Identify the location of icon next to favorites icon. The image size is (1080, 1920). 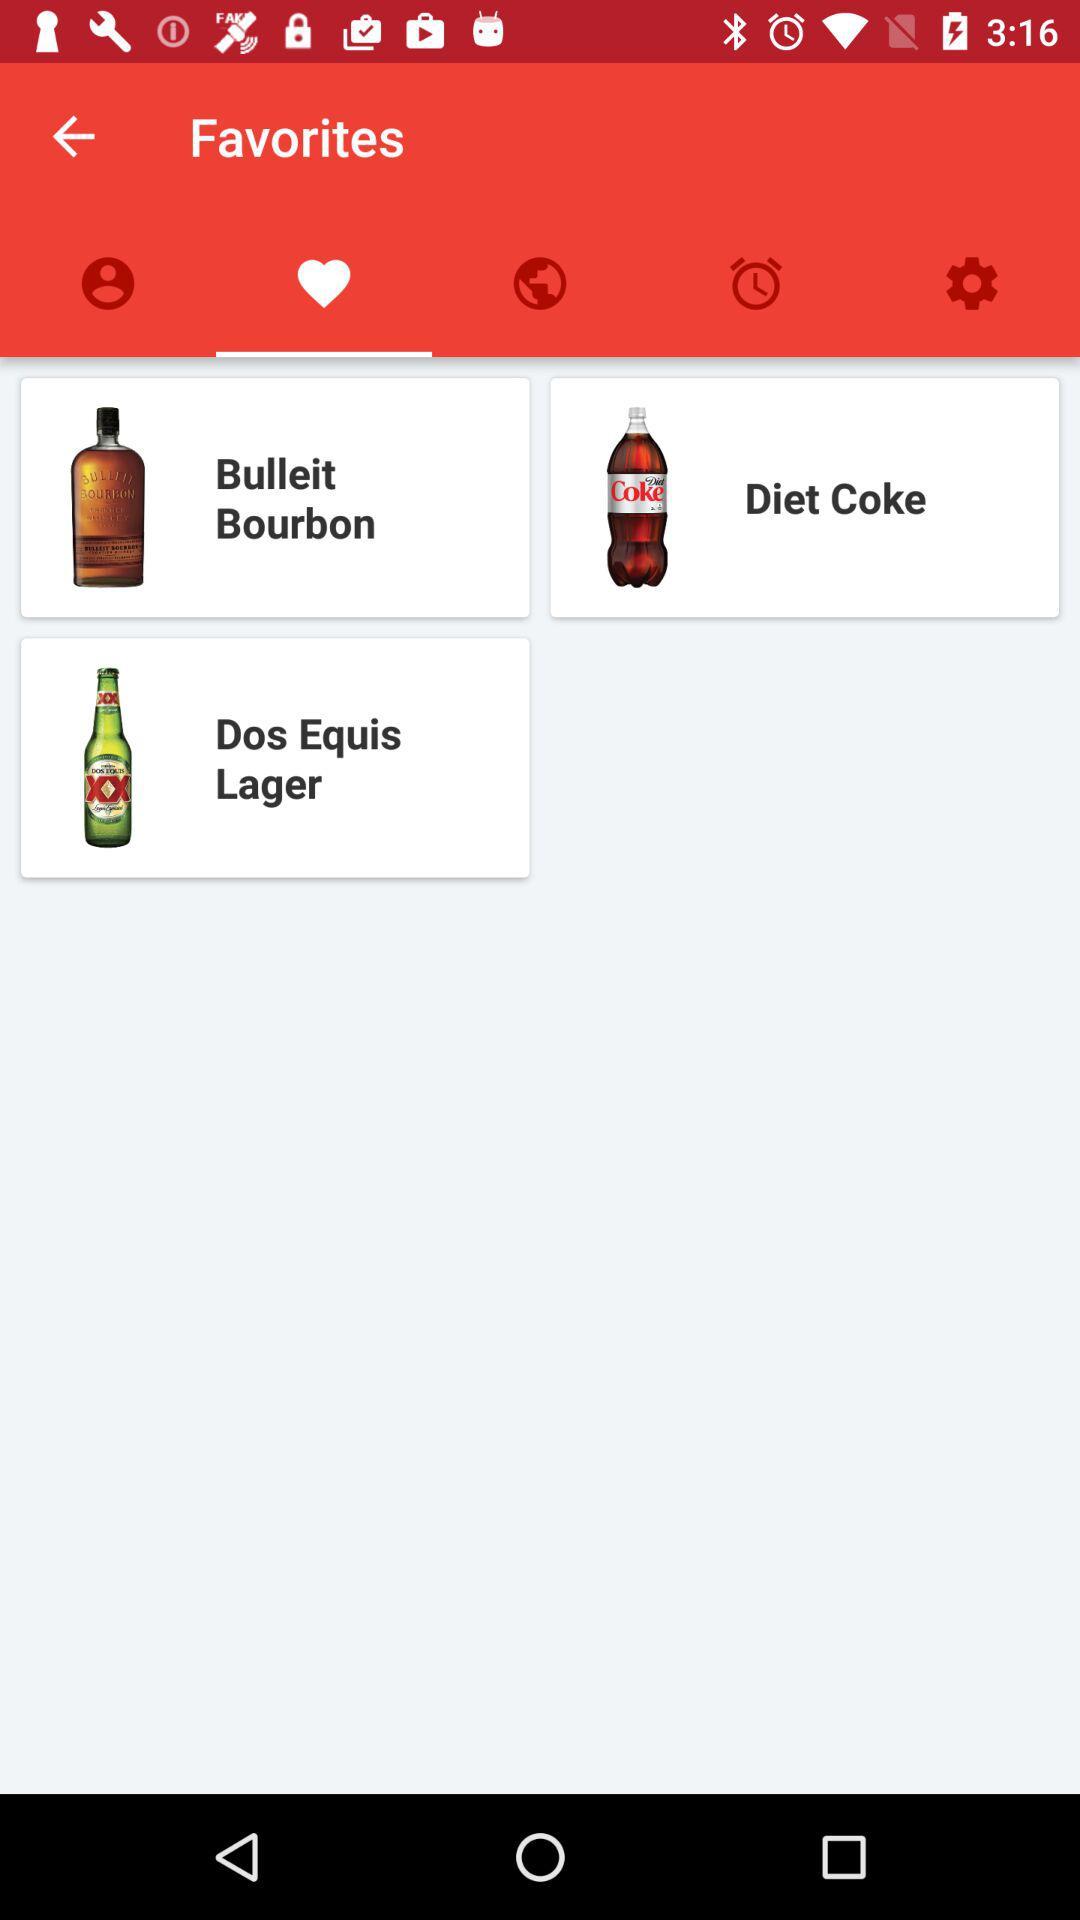
(72, 135).